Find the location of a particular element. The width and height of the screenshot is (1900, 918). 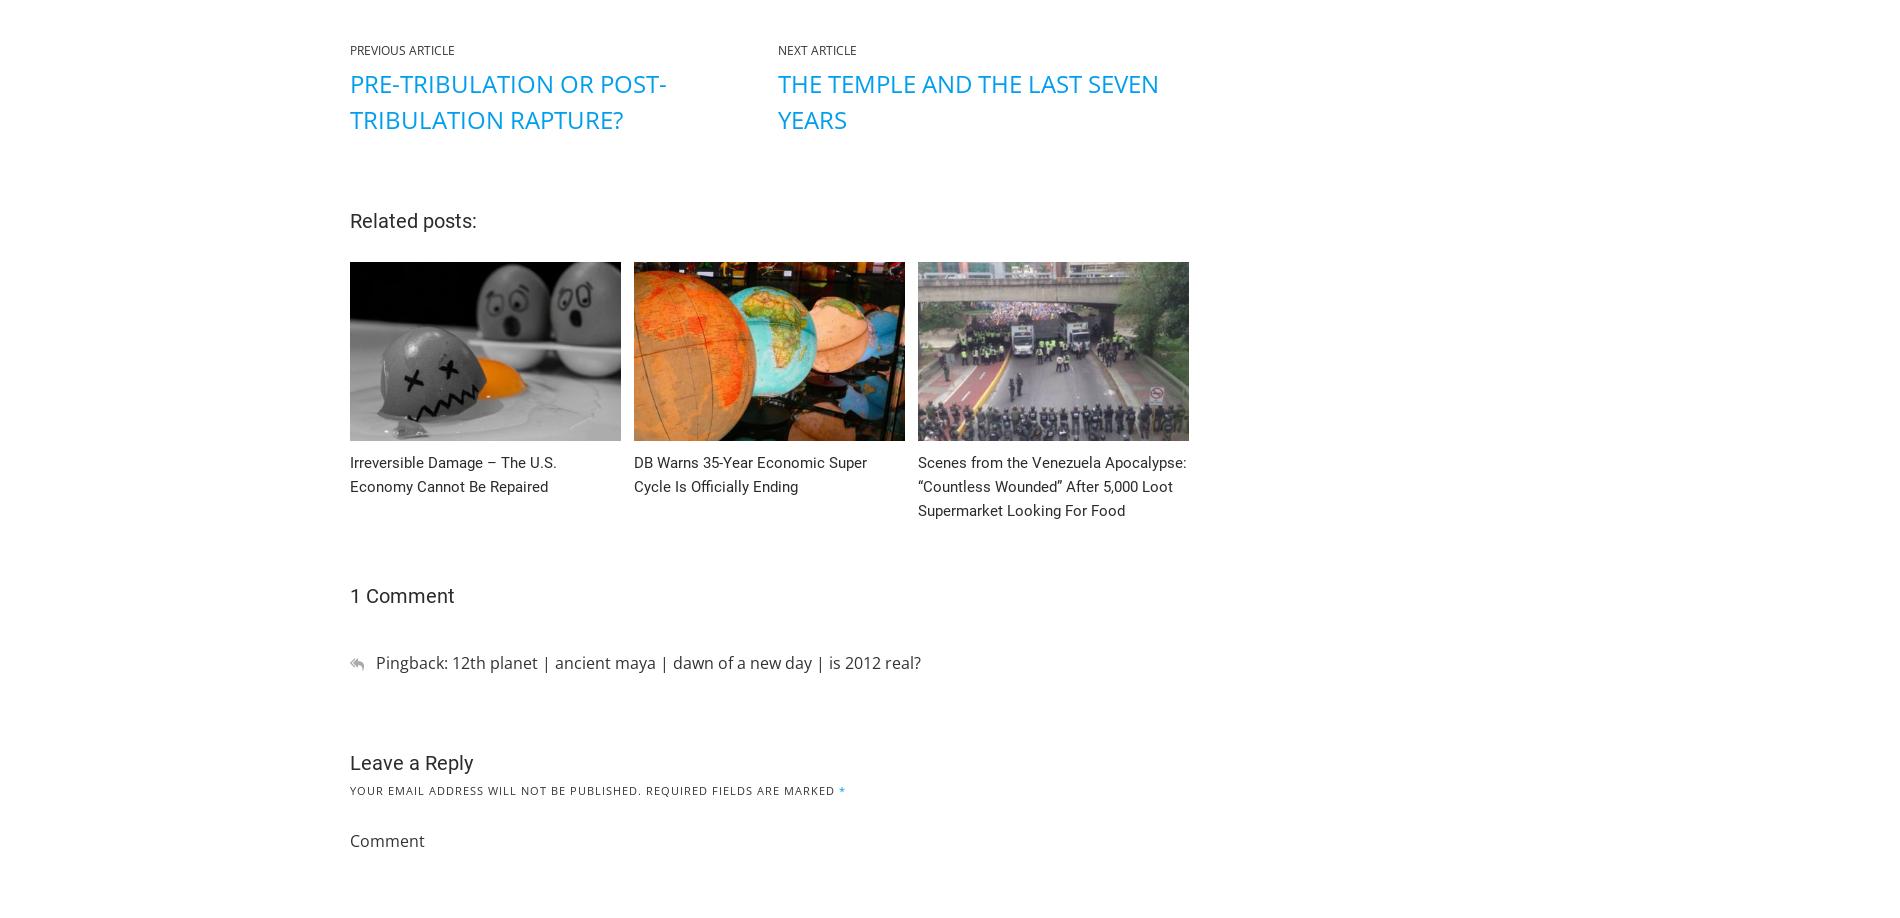

'Irreversible Damage – The U.S. Economy Cannot Be Repaired' is located at coordinates (452, 473).